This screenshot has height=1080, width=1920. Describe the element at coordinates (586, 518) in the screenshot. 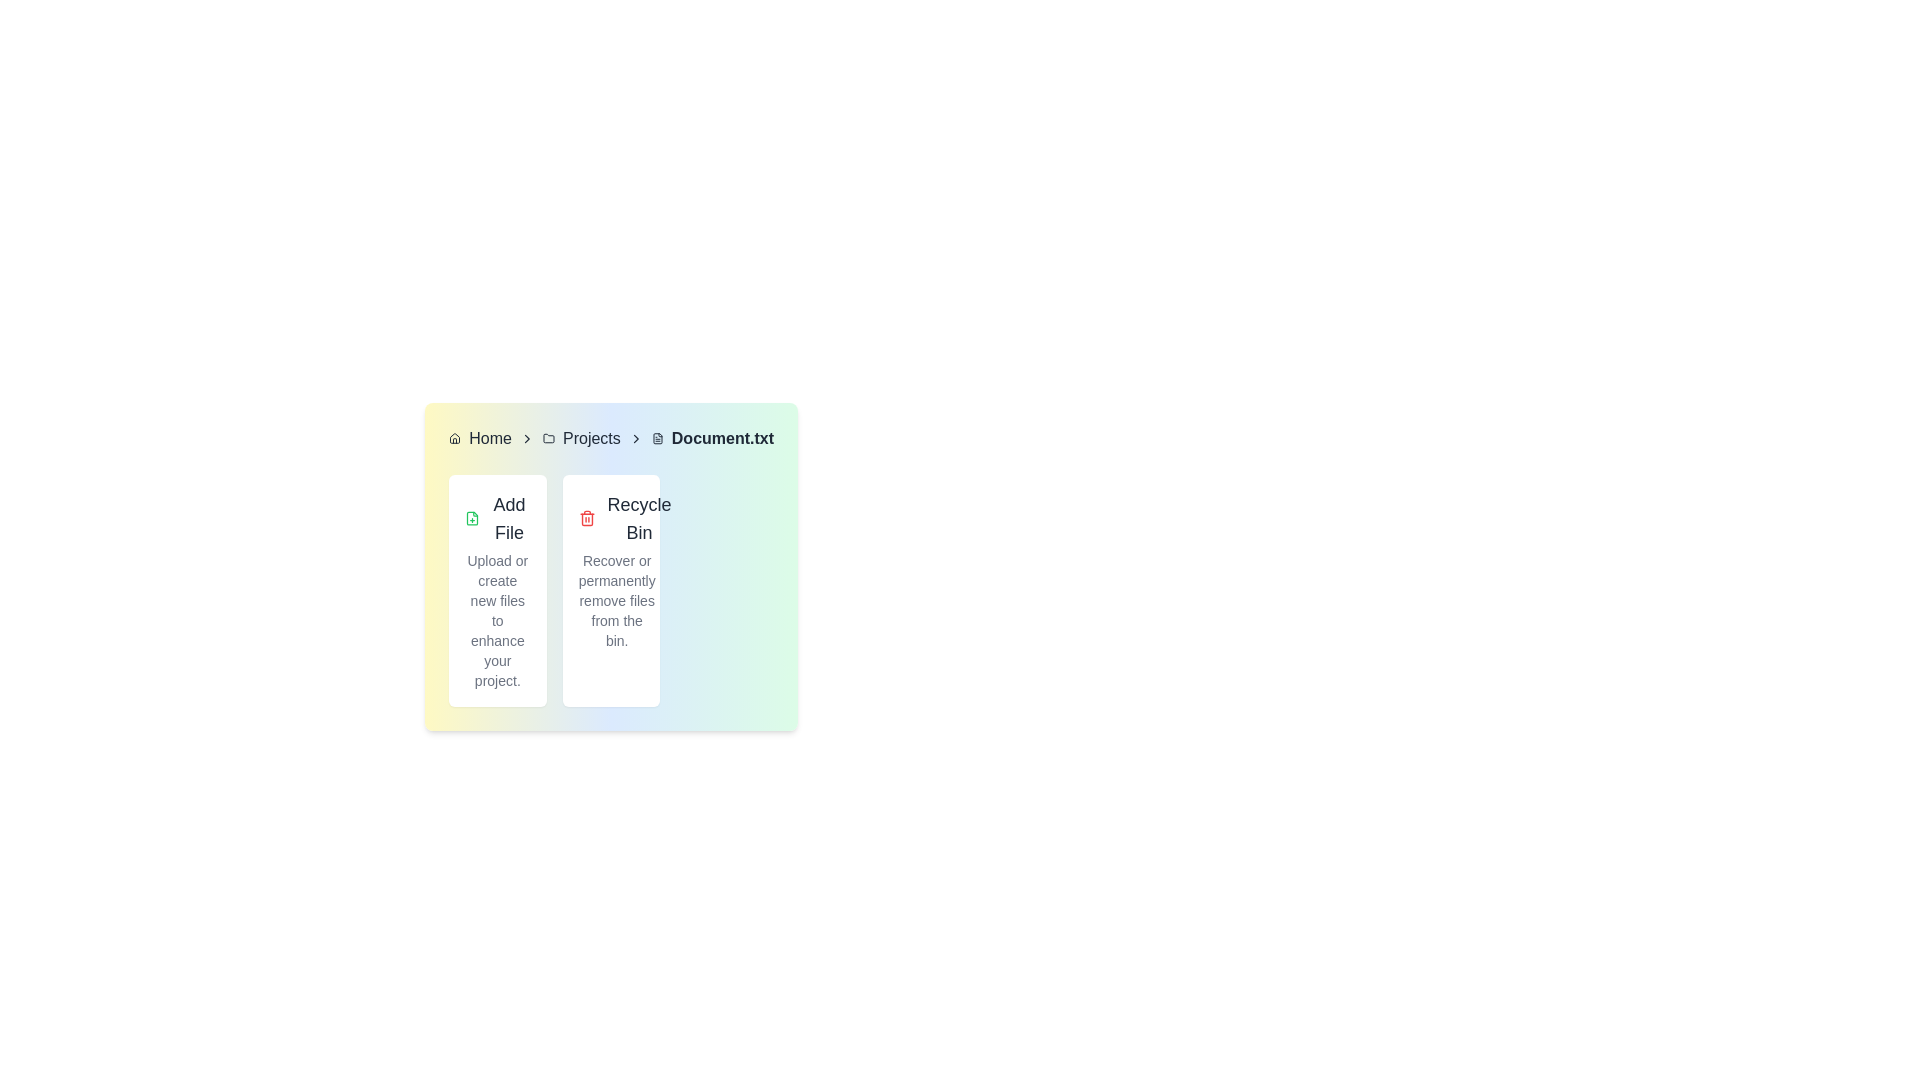

I see `the red trash bin icon located at the top-left corner of the 'Recycle Bin' card` at that location.